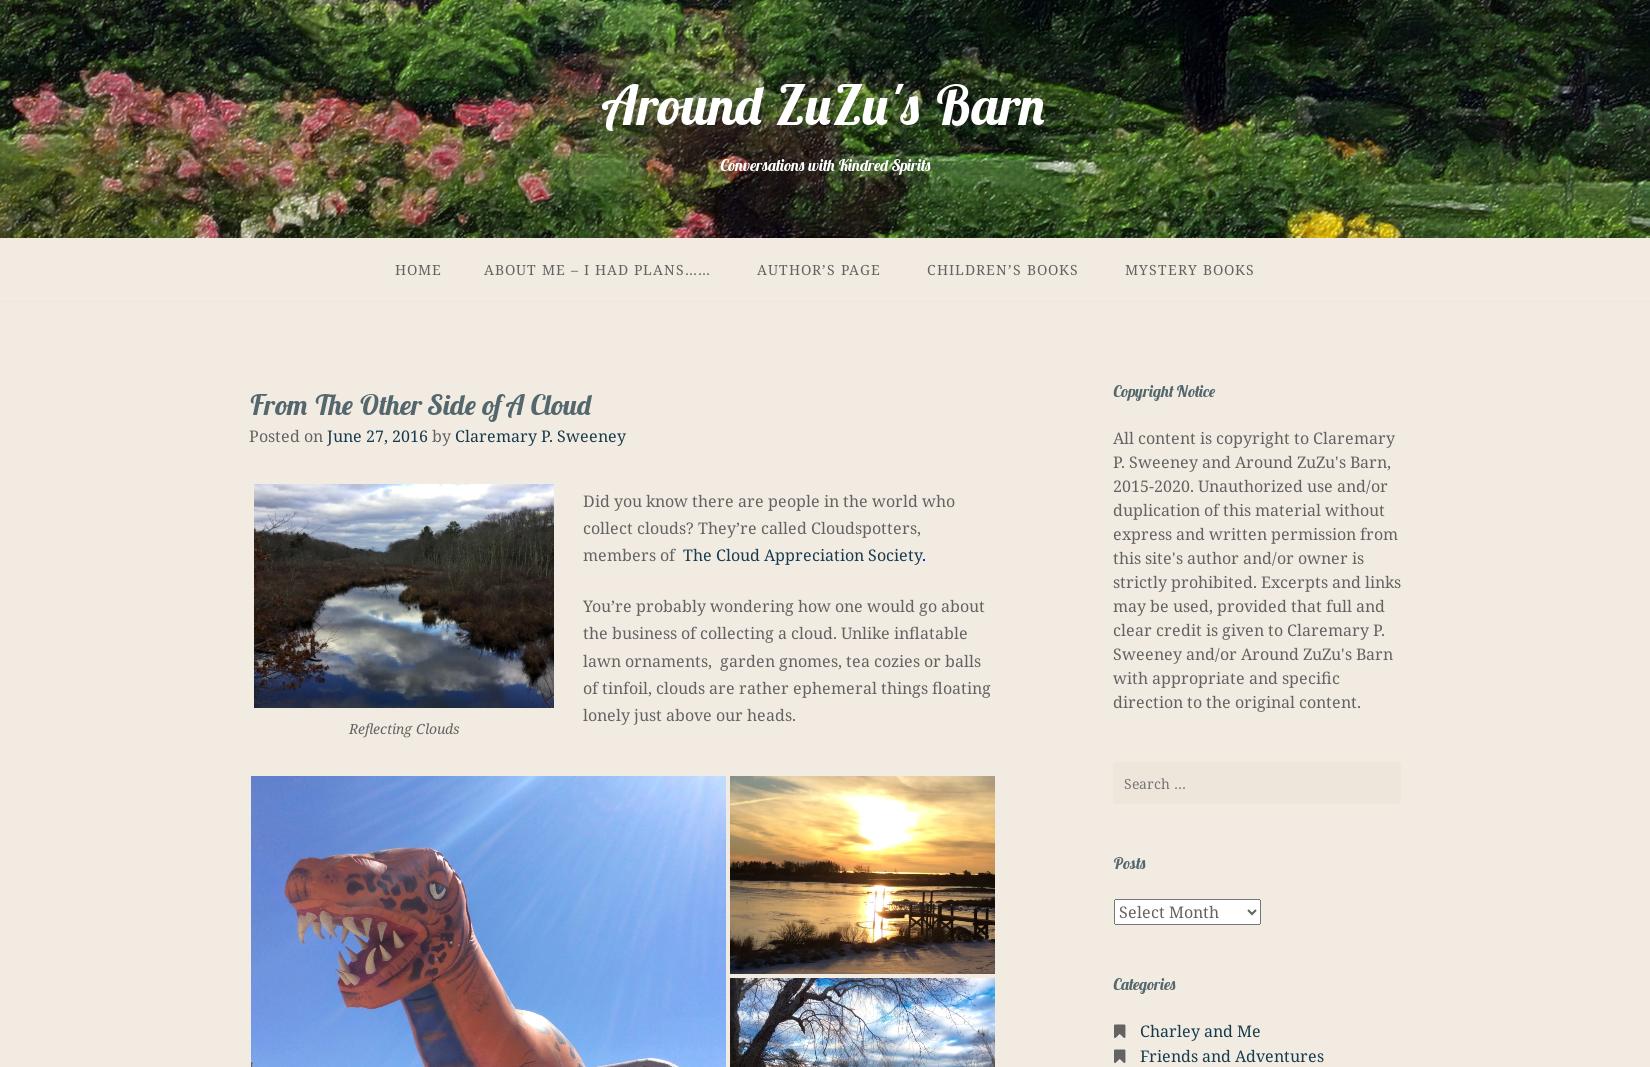 This screenshot has width=1650, height=1067. Describe the element at coordinates (1200, 1031) in the screenshot. I see `'Charley and Me'` at that location.